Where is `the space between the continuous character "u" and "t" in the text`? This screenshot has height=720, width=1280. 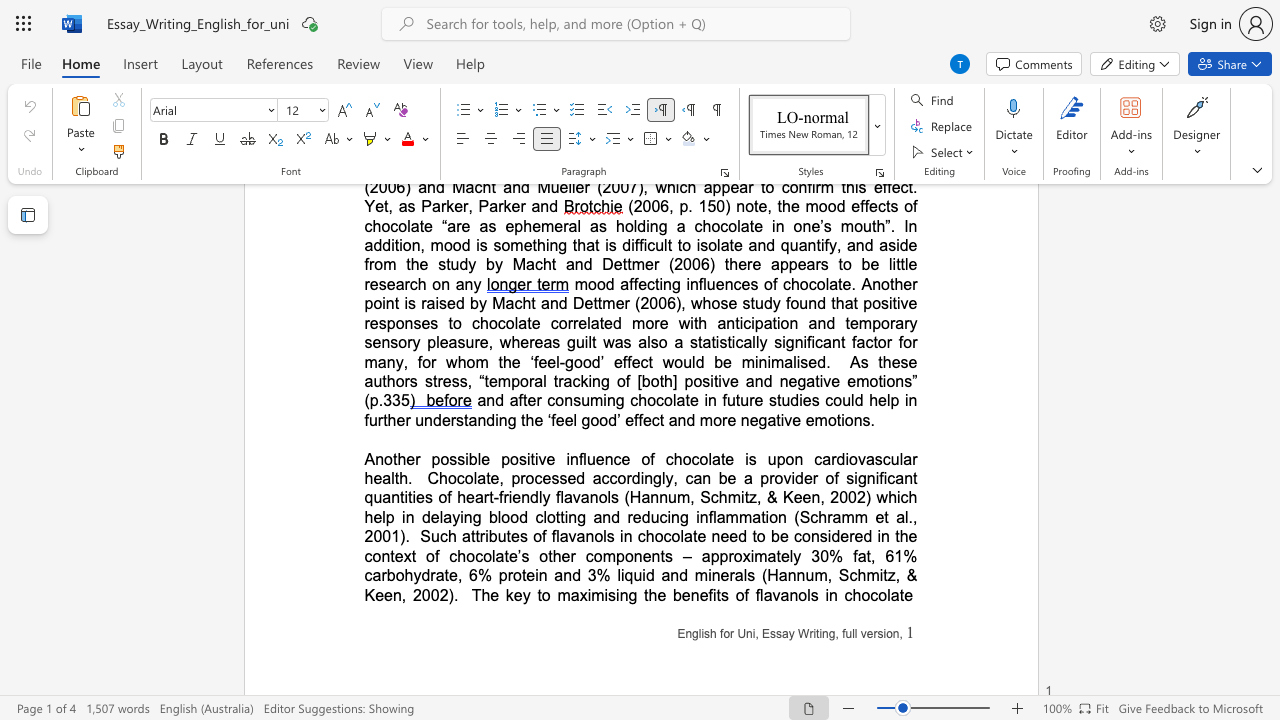 the space between the continuous character "u" and "t" in the text is located at coordinates (505, 535).